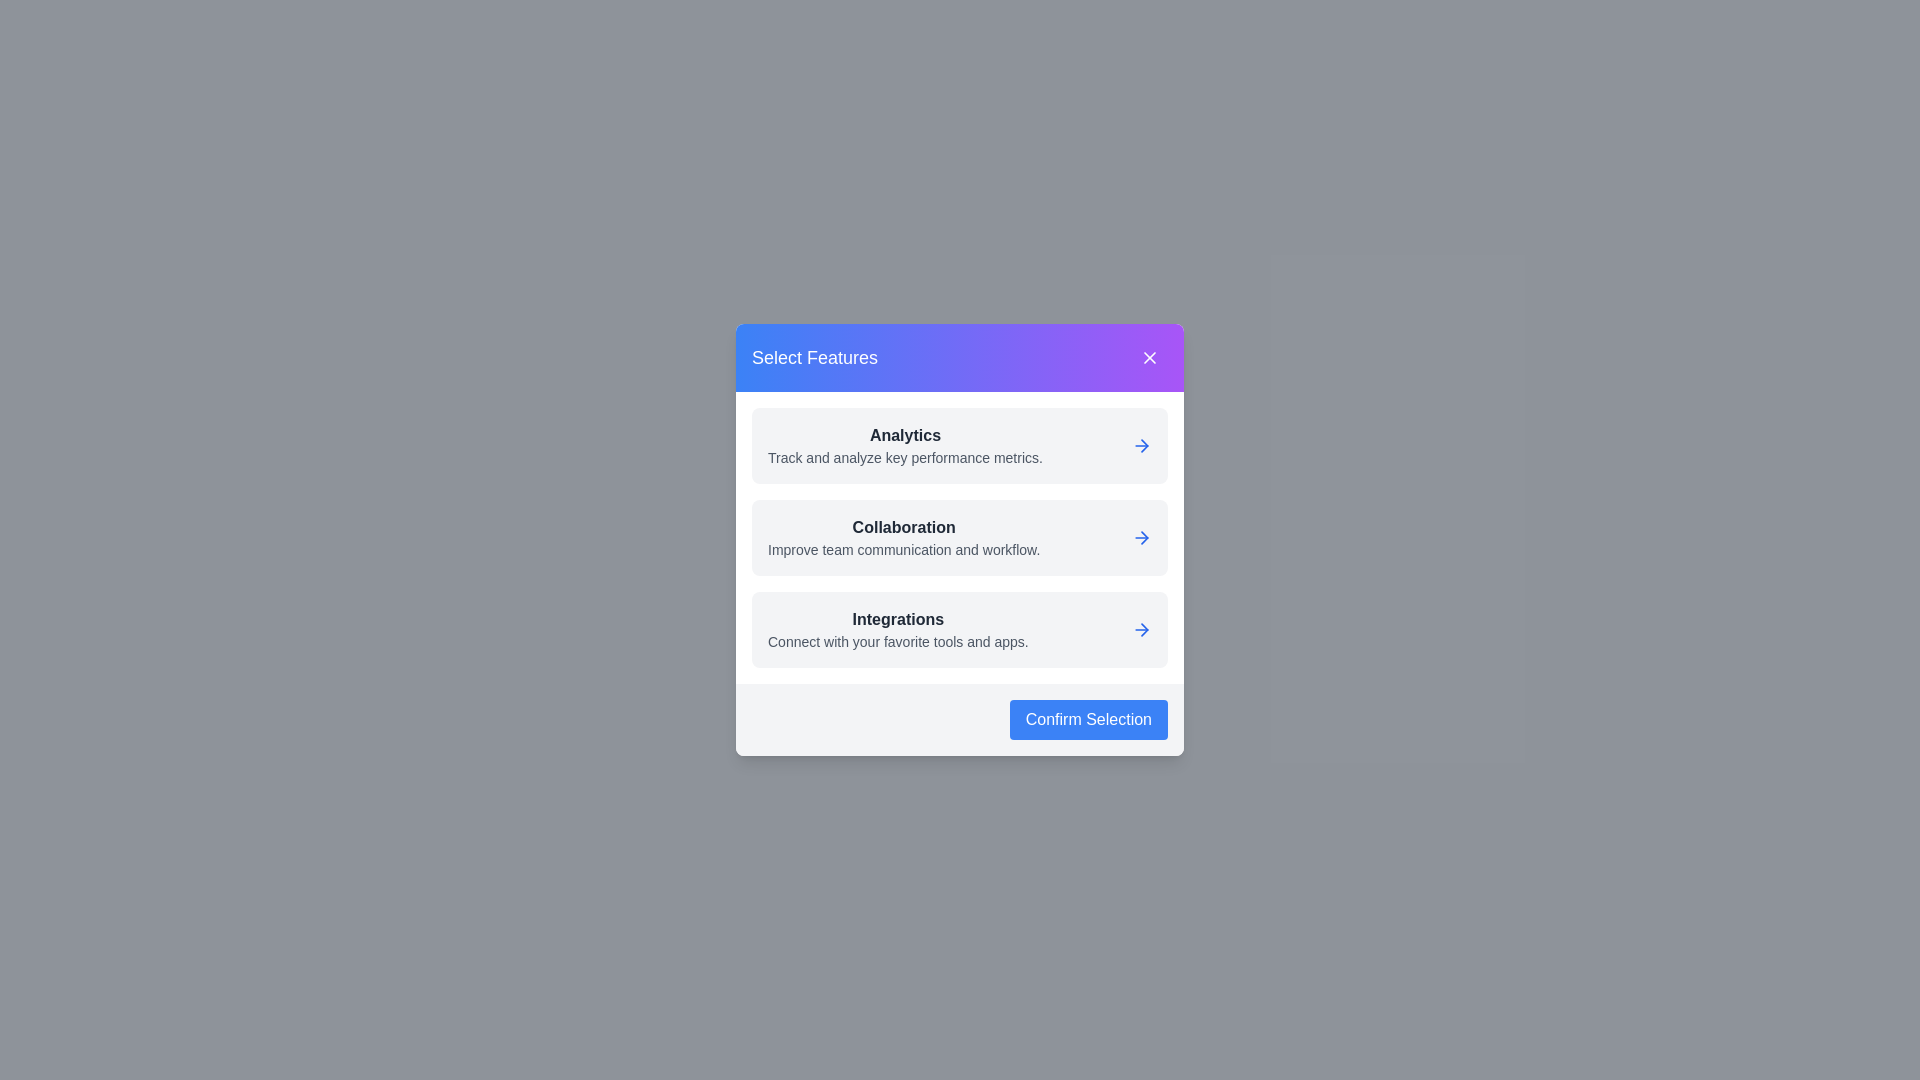  What do you see at coordinates (960, 357) in the screenshot?
I see `the modal header to interact with it` at bounding box center [960, 357].